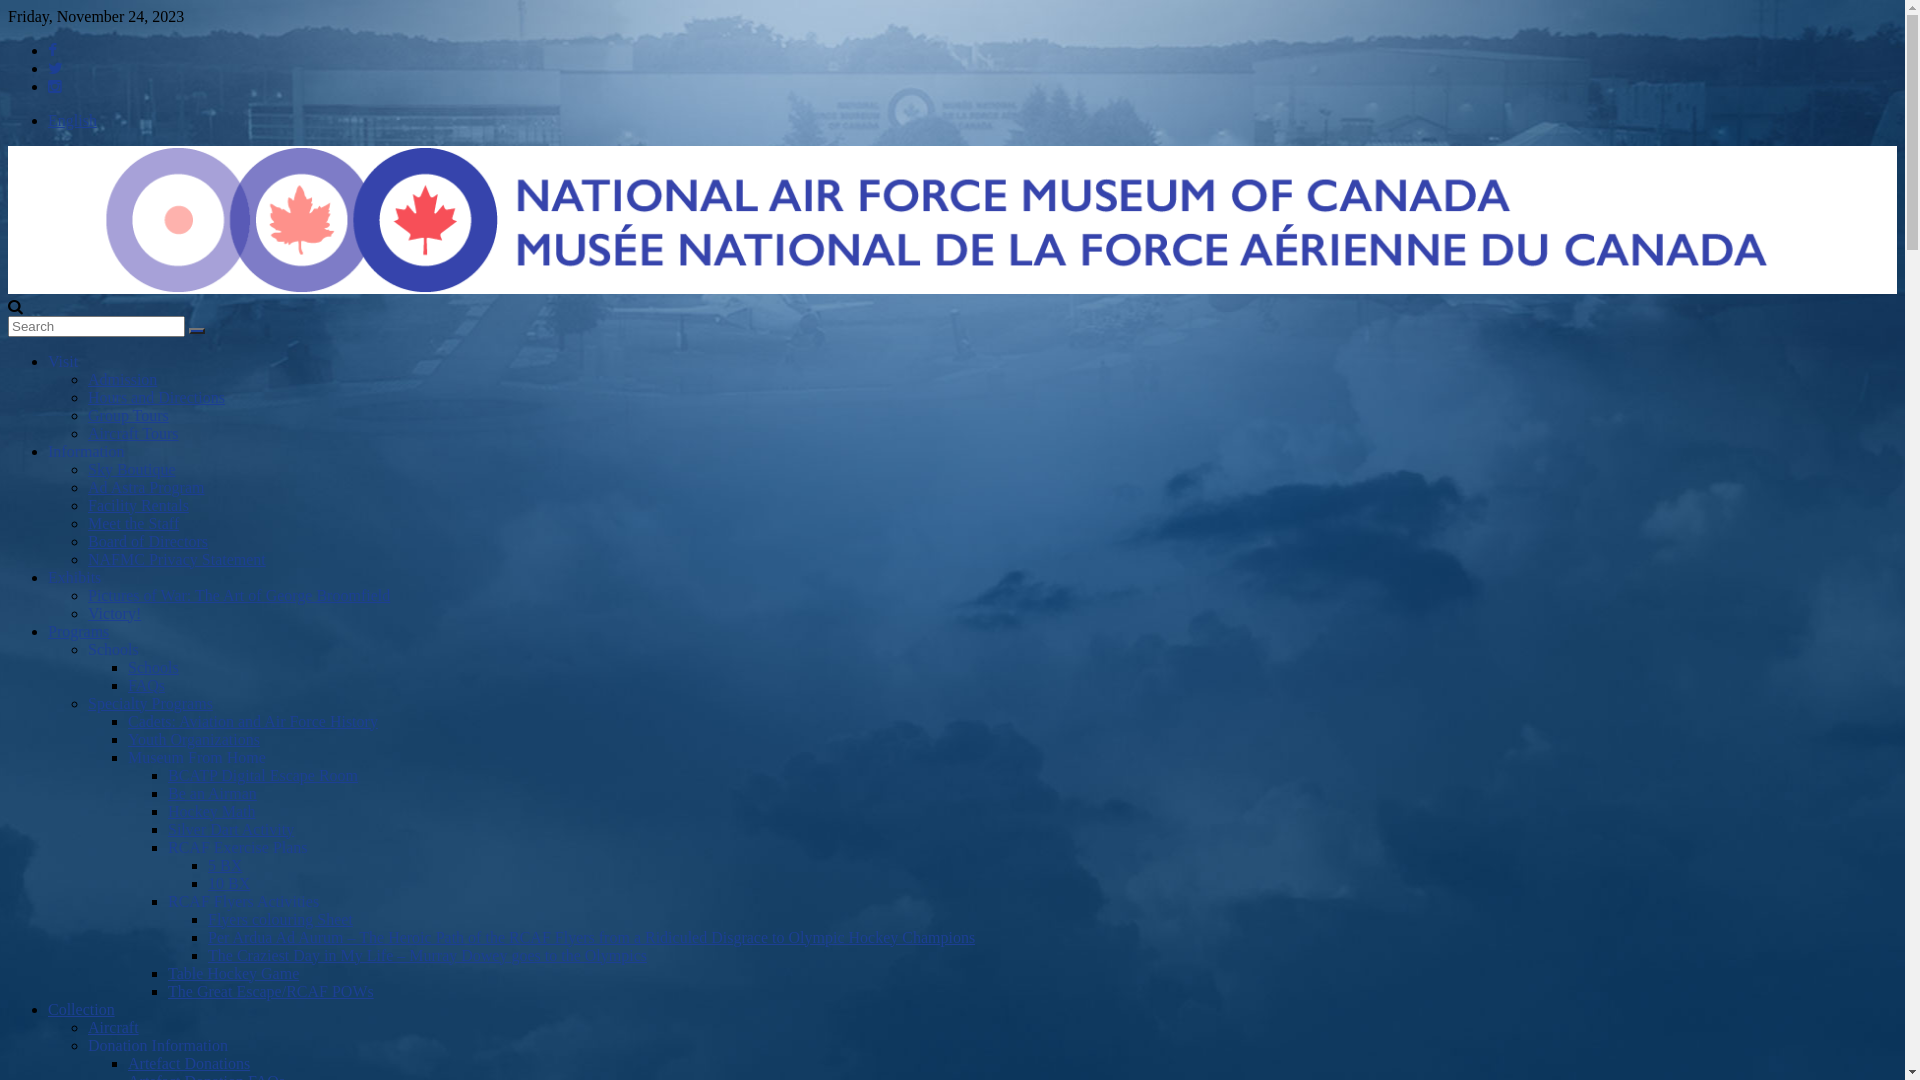 Image resolution: width=1920 pixels, height=1080 pixels. What do you see at coordinates (130, 469) in the screenshot?
I see `'Sky Boutique'` at bounding box center [130, 469].